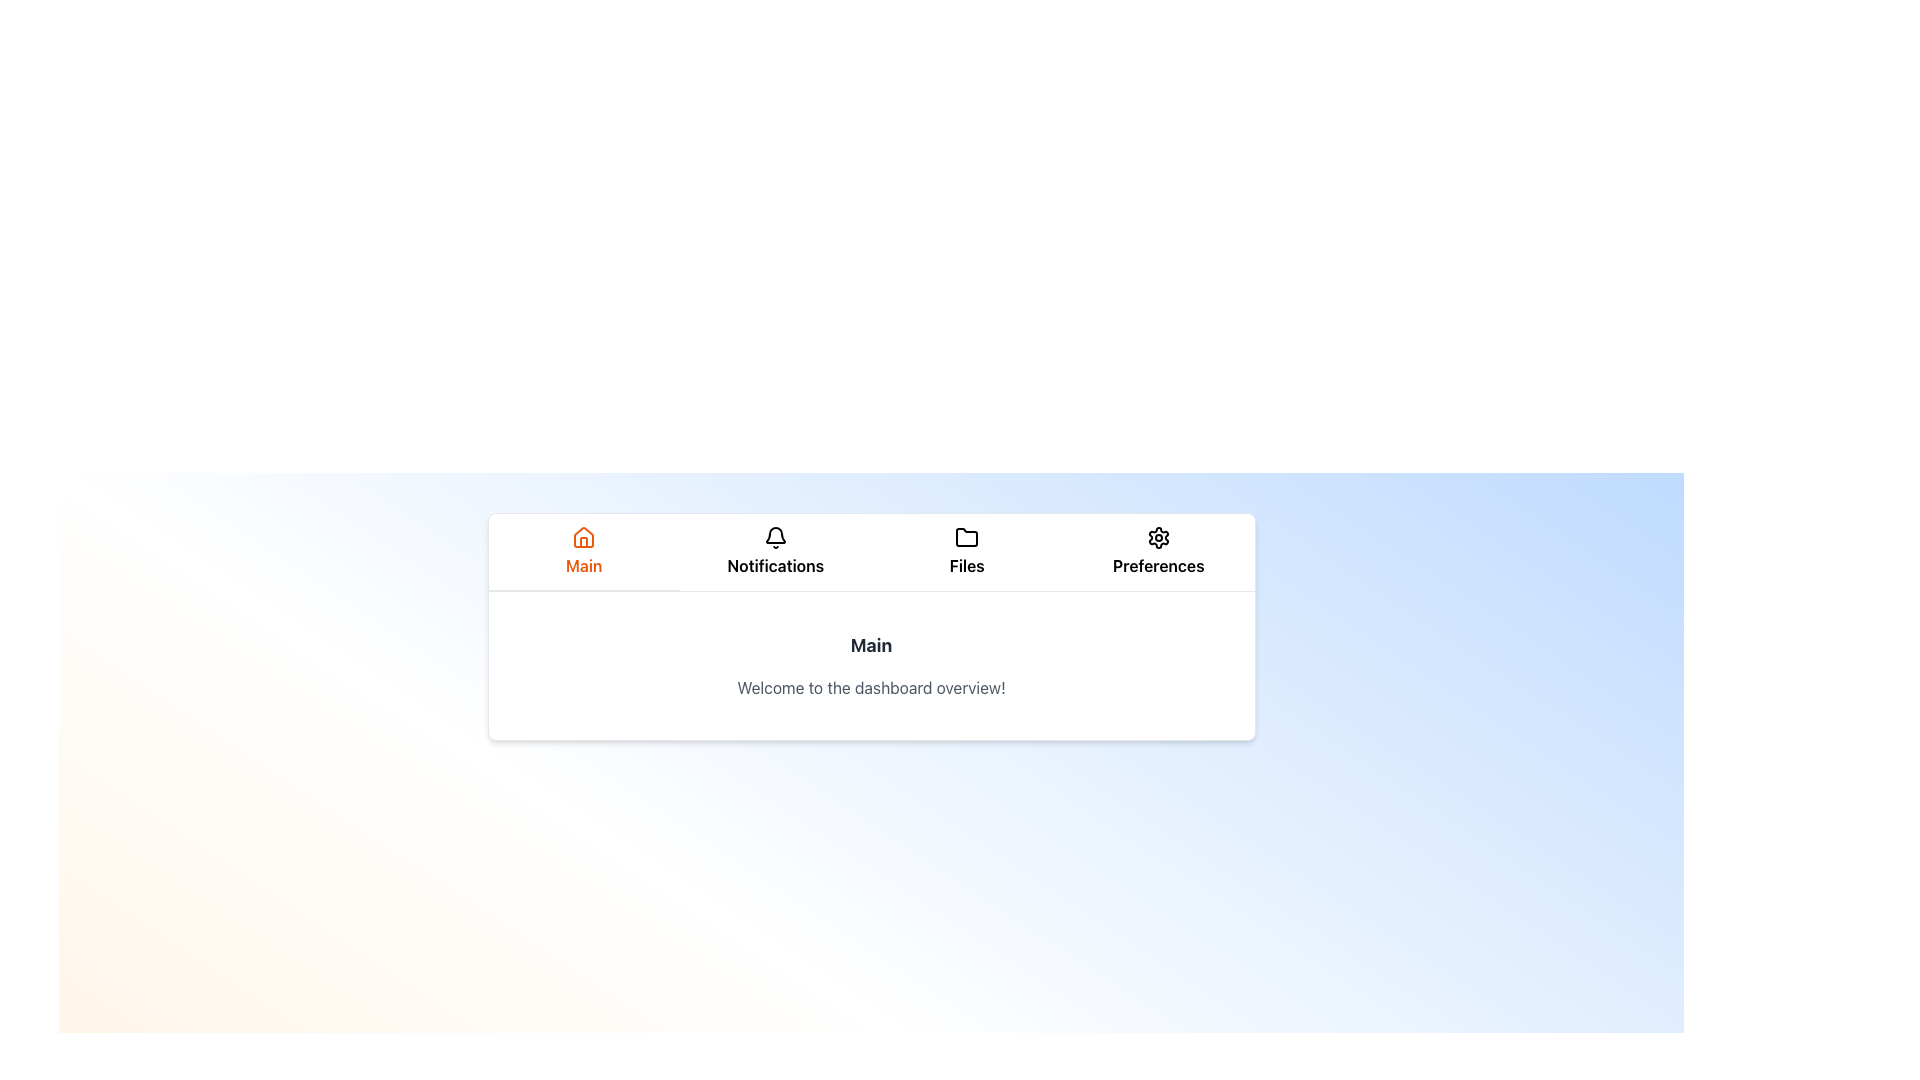 This screenshot has height=1080, width=1920. What do you see at coordinates (1158, 536) in the screenshot?
I see `the circular gear-shaped icon located within the navigation tab labeled 'Preferences' at the top right` at bounding box center [1158, 536].